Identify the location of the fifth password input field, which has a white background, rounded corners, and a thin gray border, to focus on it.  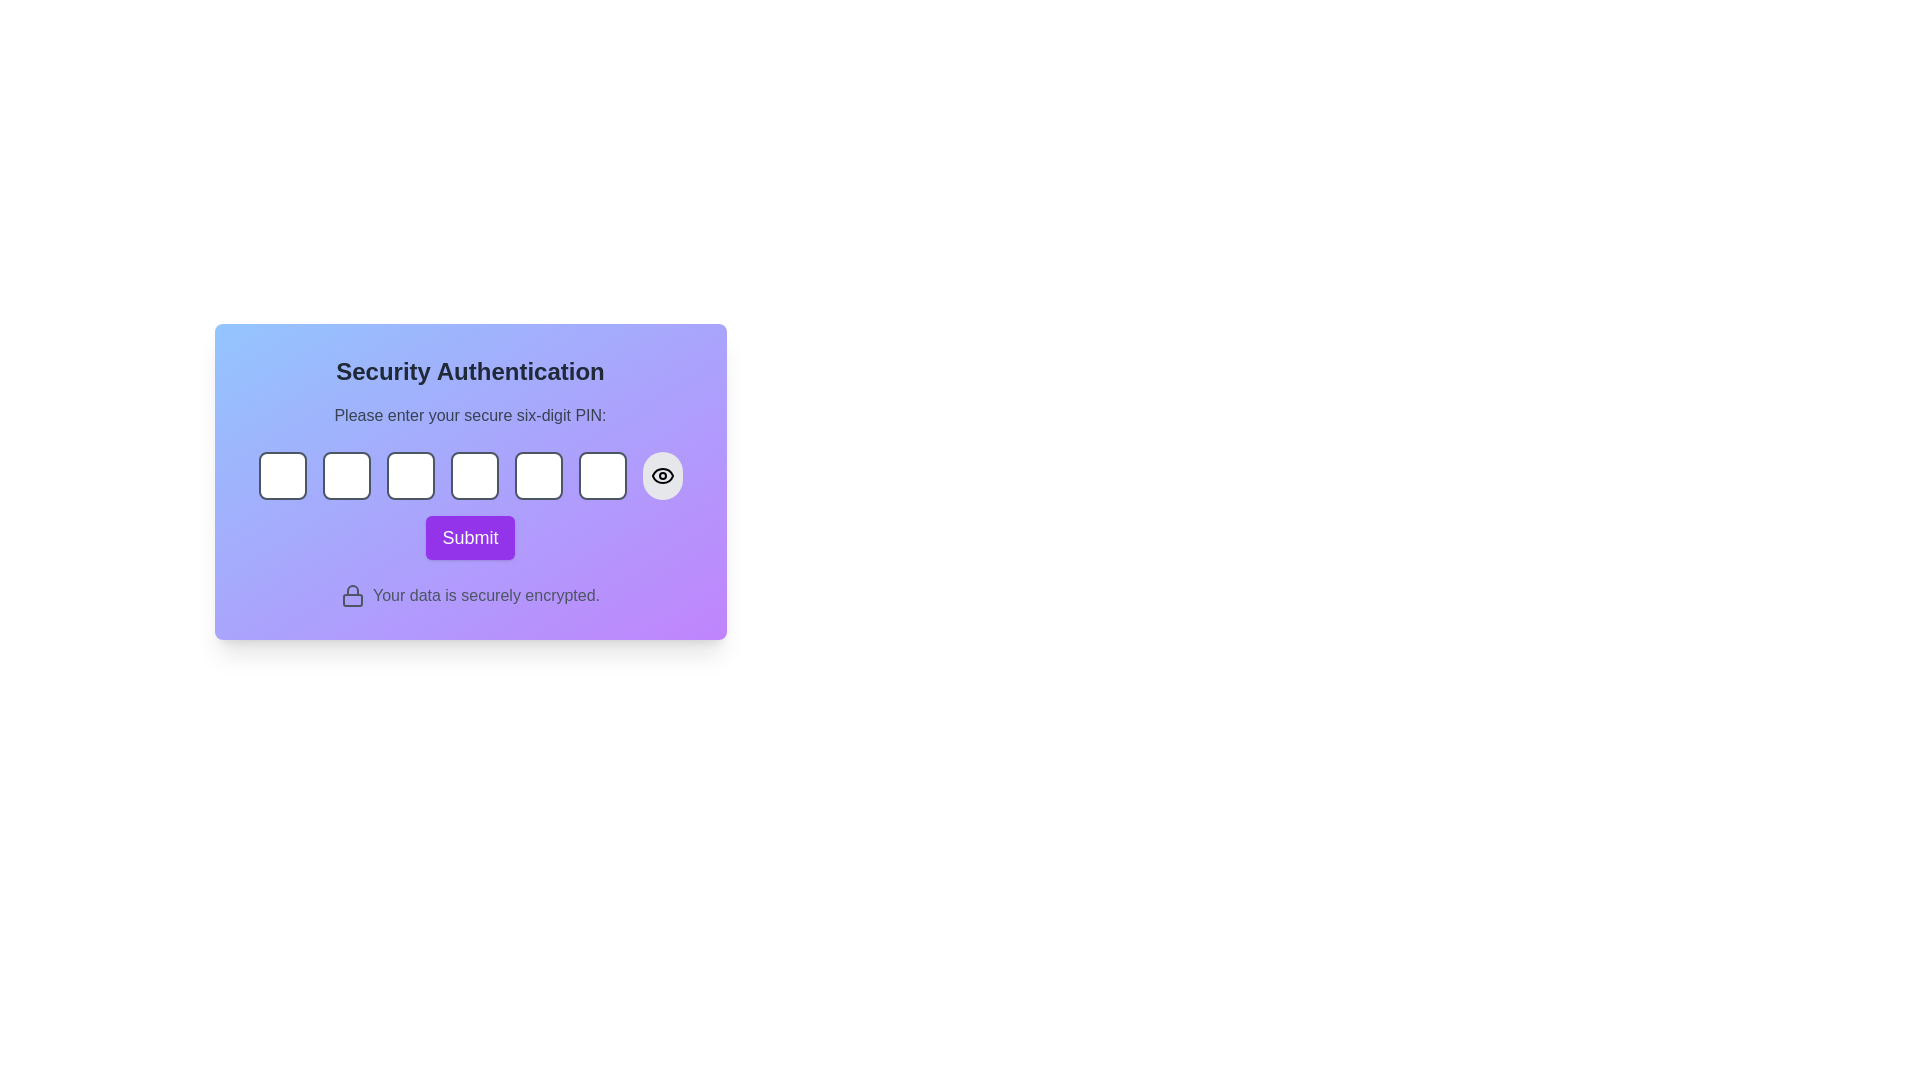
(538, 475).